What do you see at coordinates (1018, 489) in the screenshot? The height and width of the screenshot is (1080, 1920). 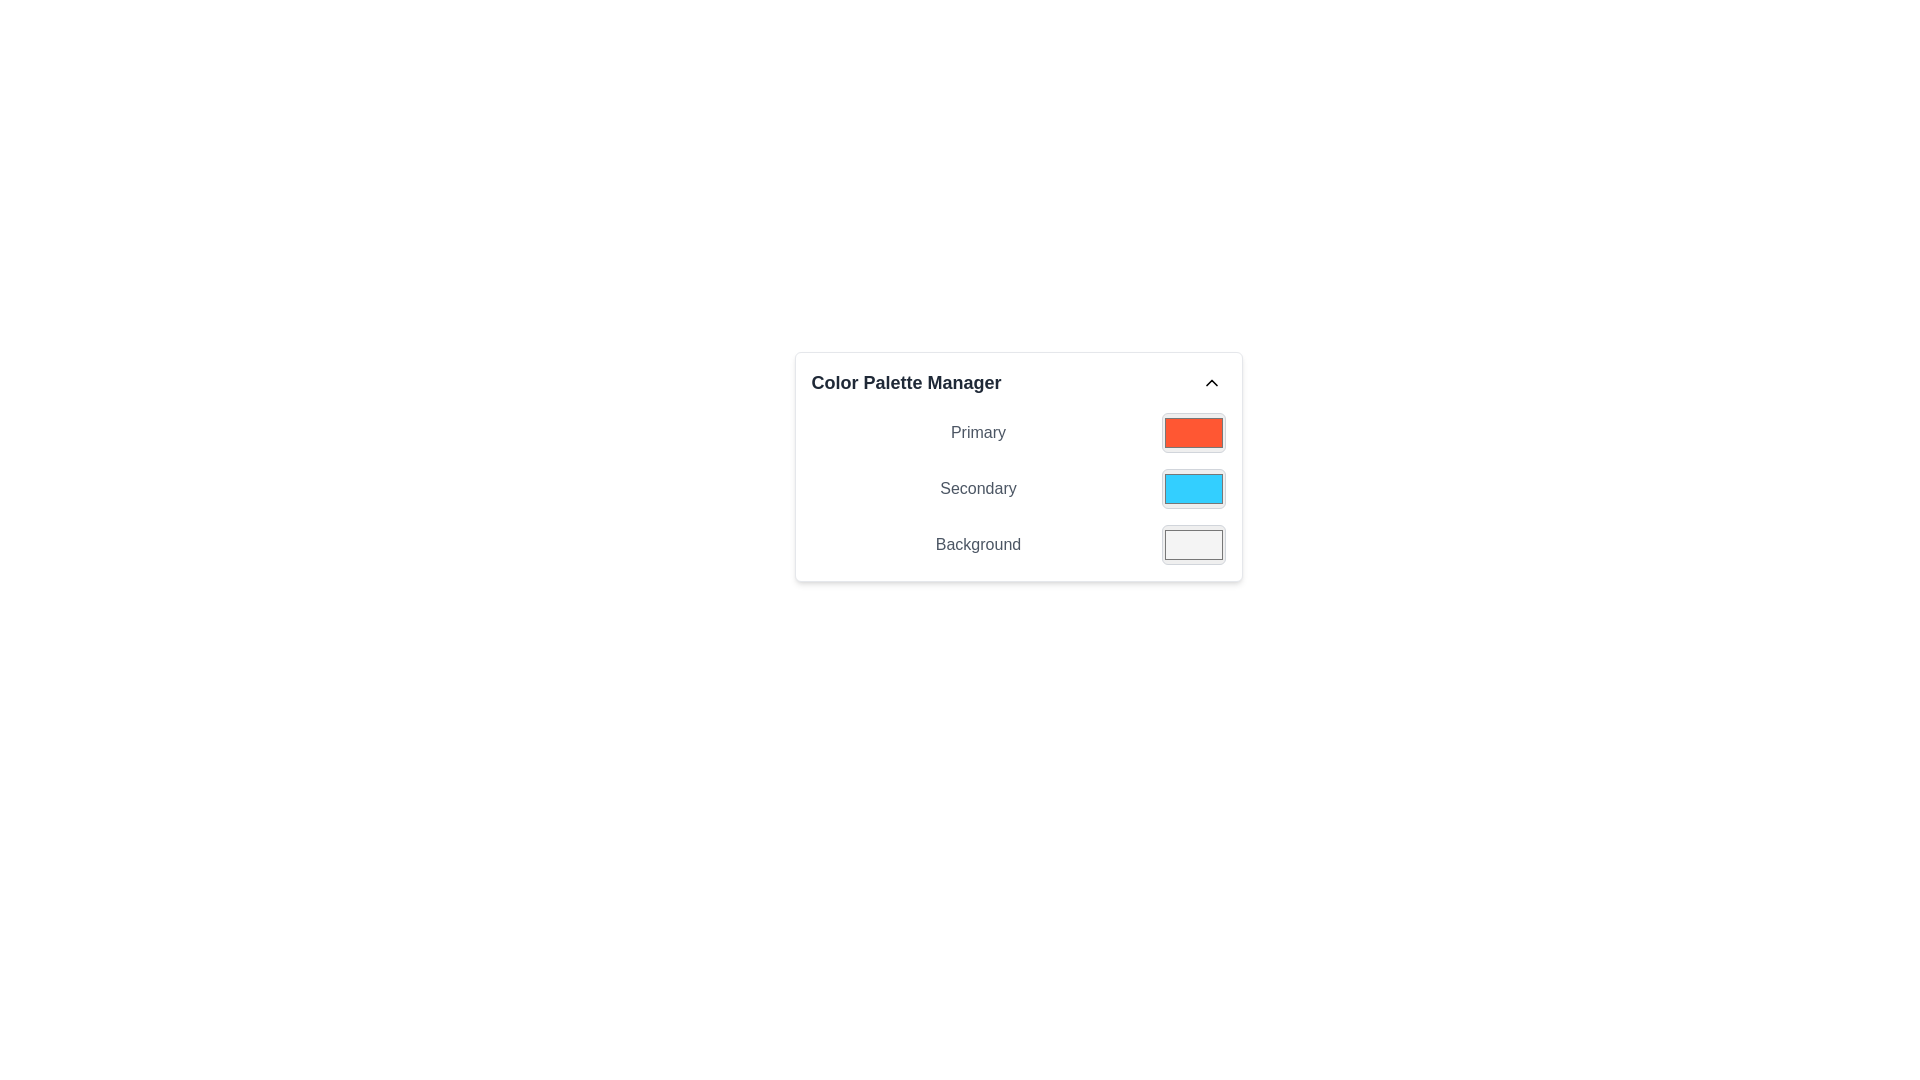 I see `the color swatch` at bounding box center [1018, 489].